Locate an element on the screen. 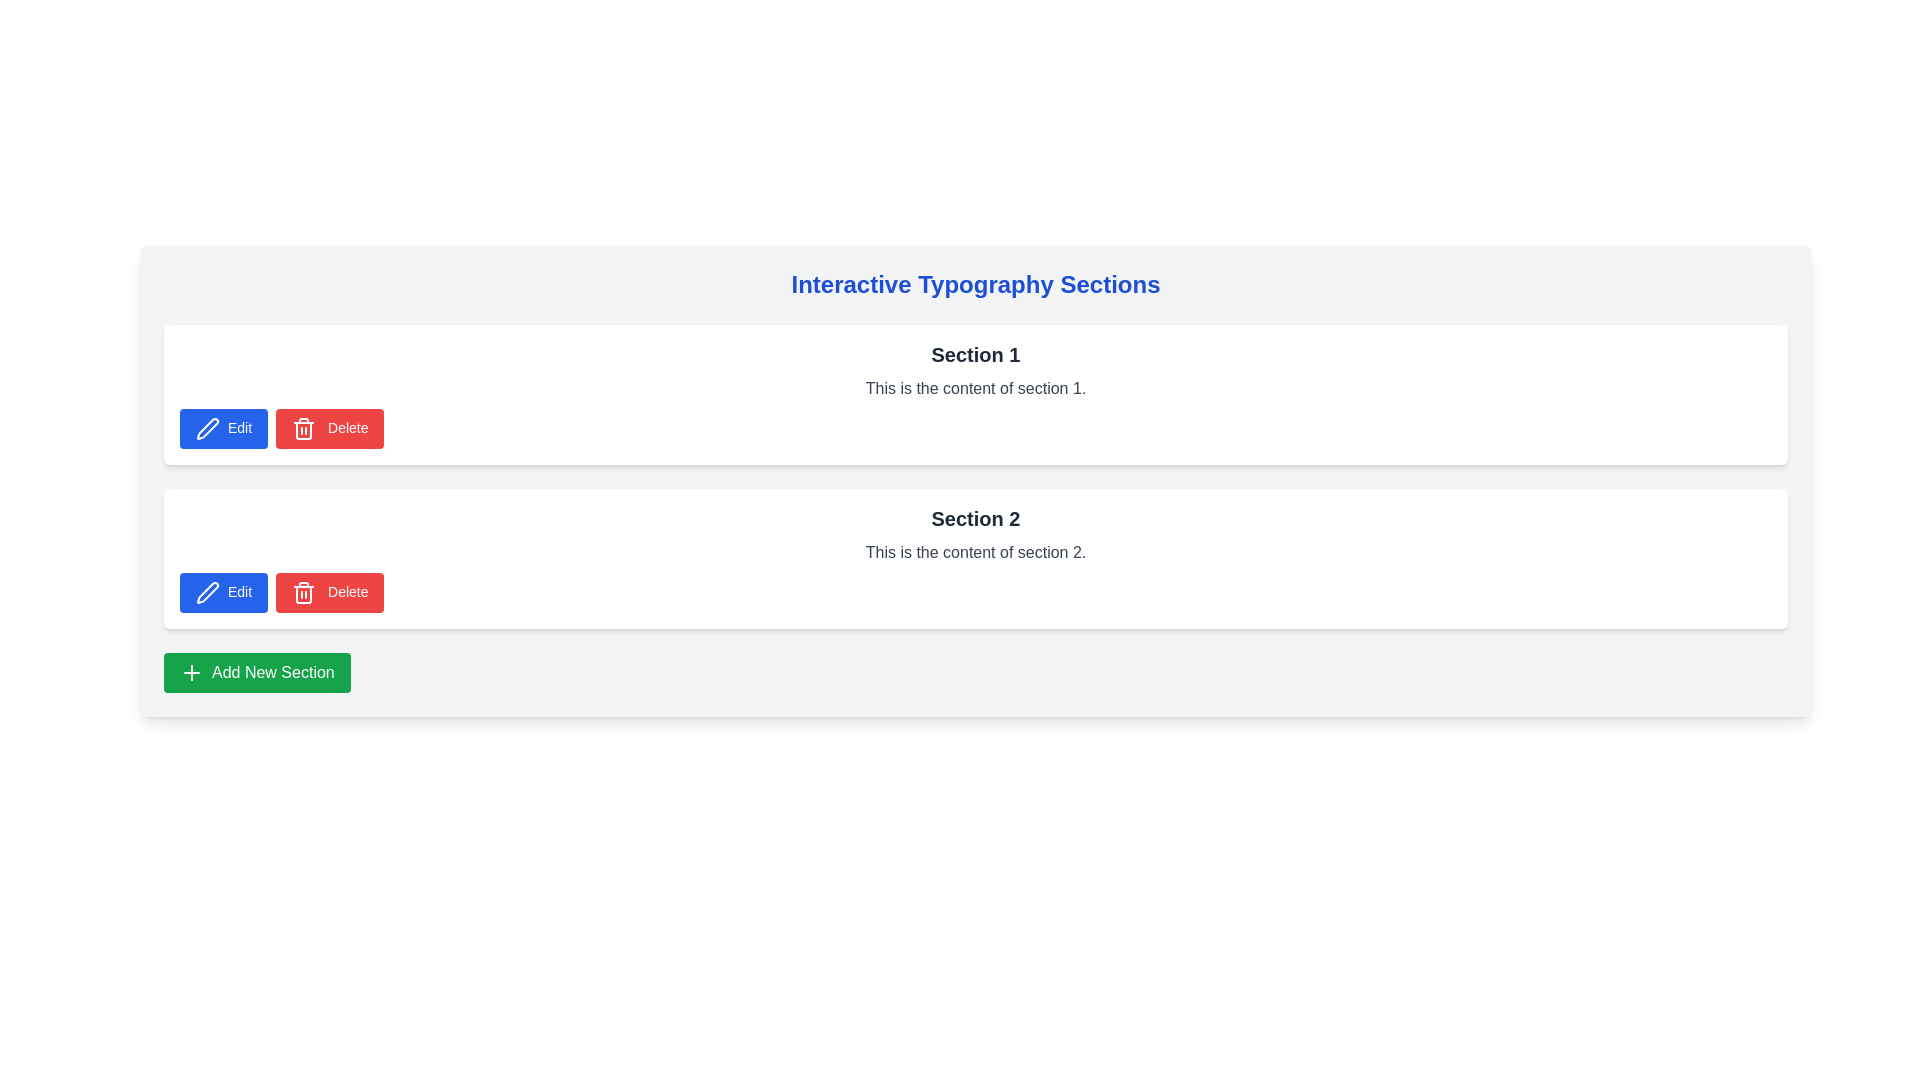 The image size is (1920, 1080). the pen-shaped icon with a blue background located to the left of the 'Edit' label in the blue button under 'Section 2' to initiate the edit action is located at coordinates (207, 592).